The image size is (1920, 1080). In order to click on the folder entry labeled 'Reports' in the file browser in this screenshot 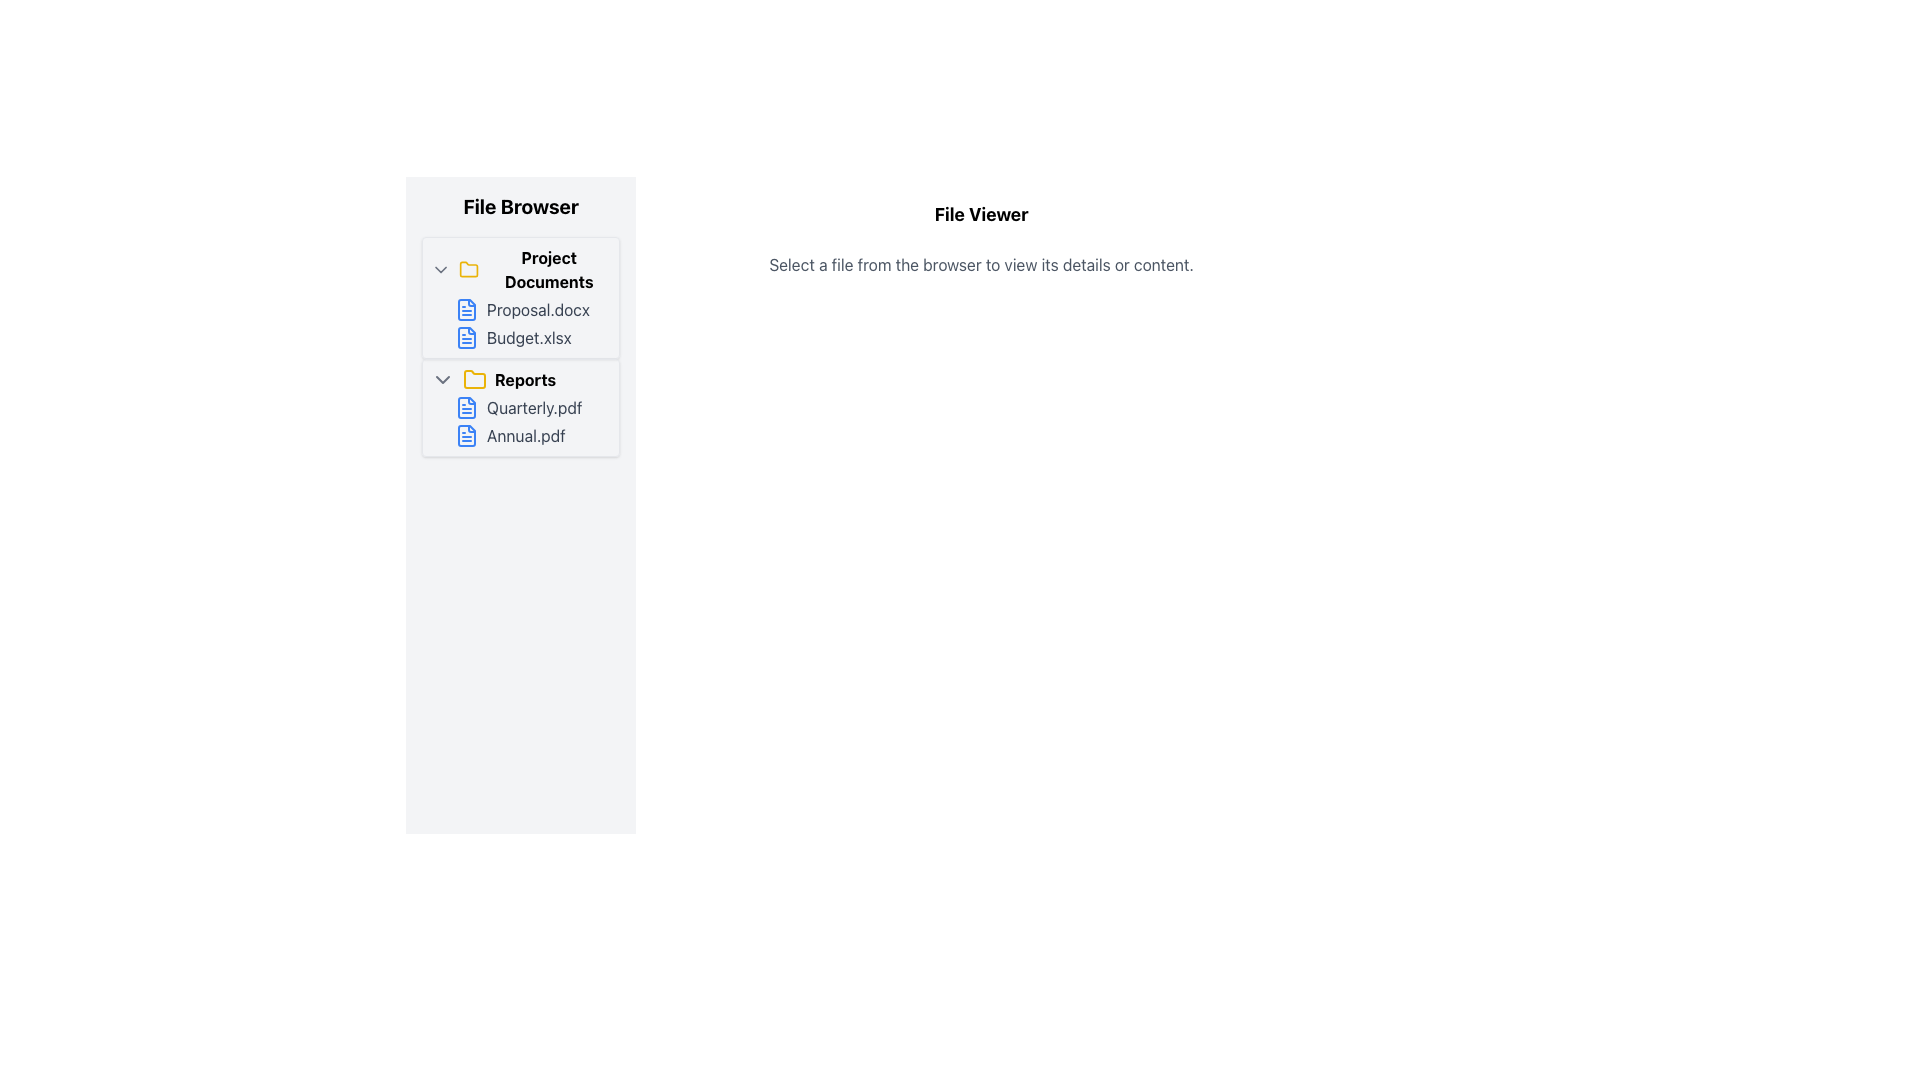, I will do `click(521, 380)`.